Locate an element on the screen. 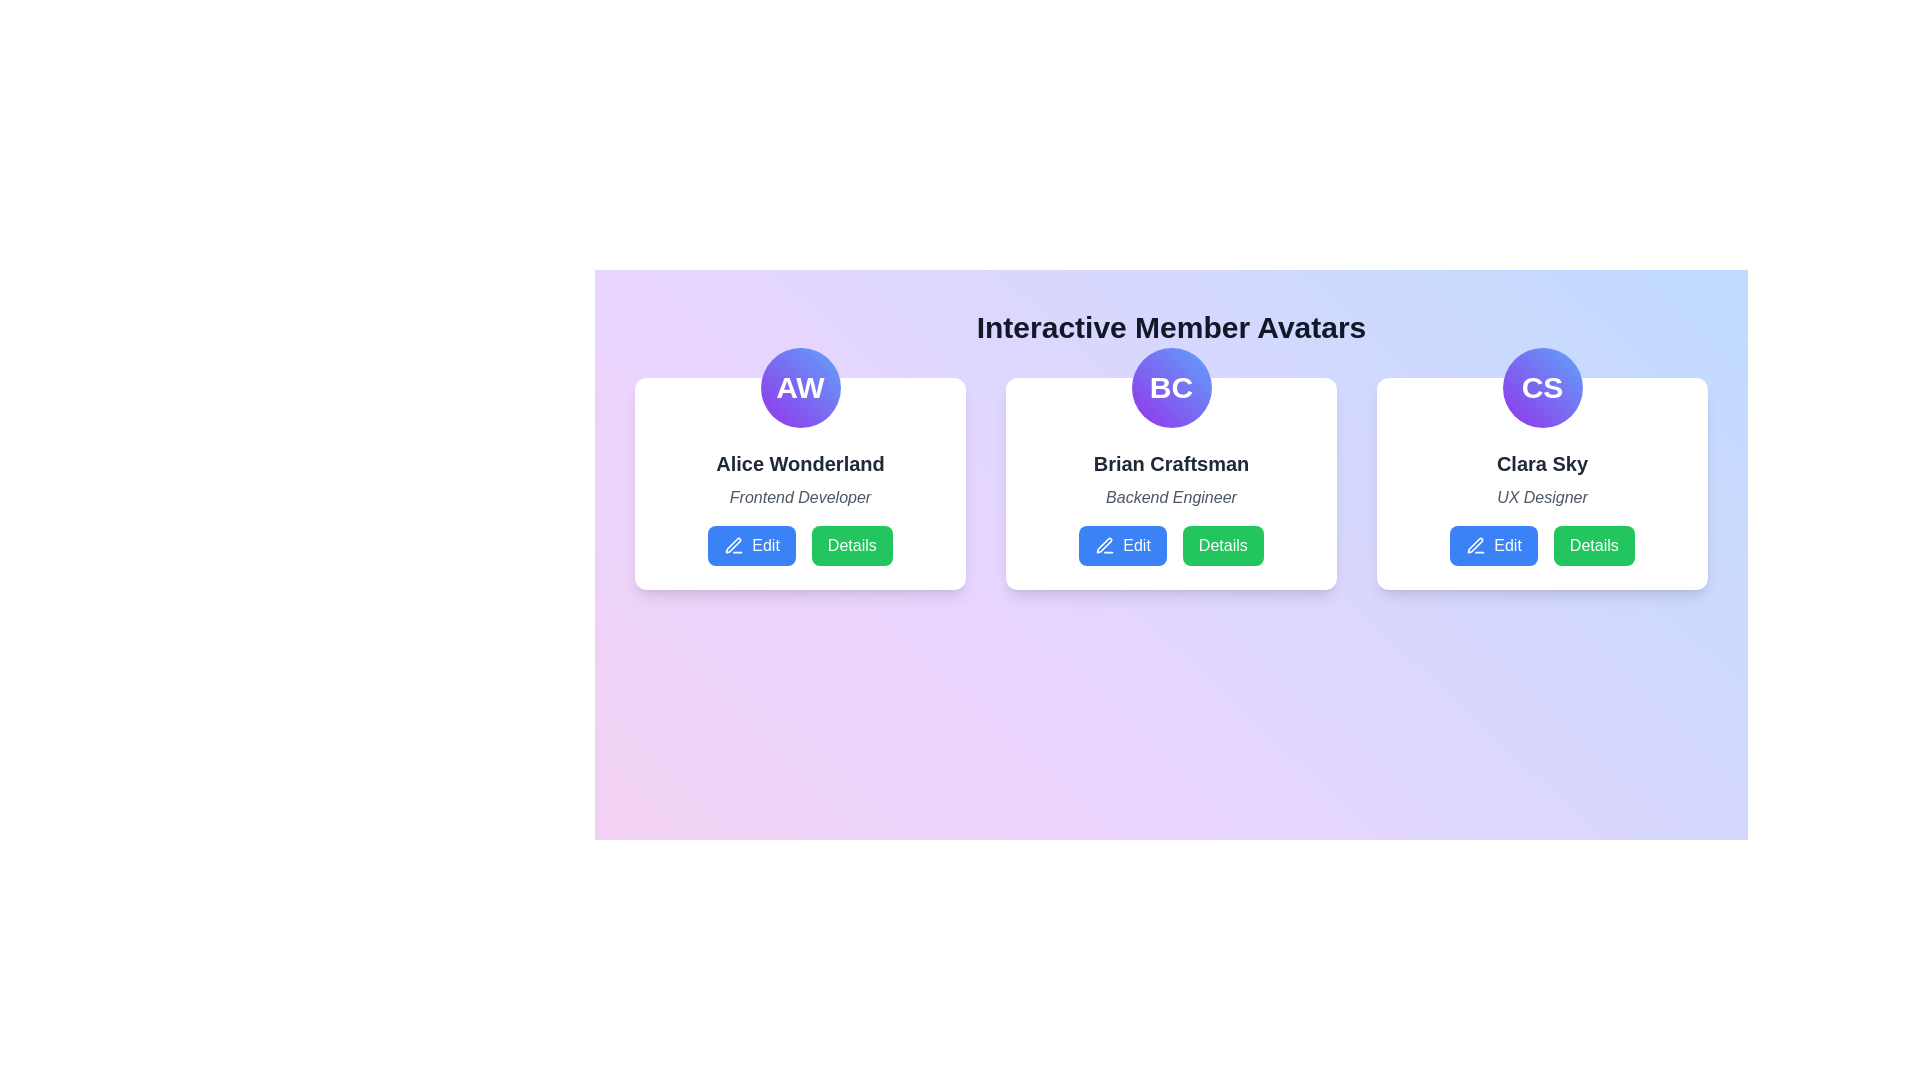 The image size is (1920, 1080). the first button on the left within the user profile card to initiate an edit action is located at coordinates (751, 546).